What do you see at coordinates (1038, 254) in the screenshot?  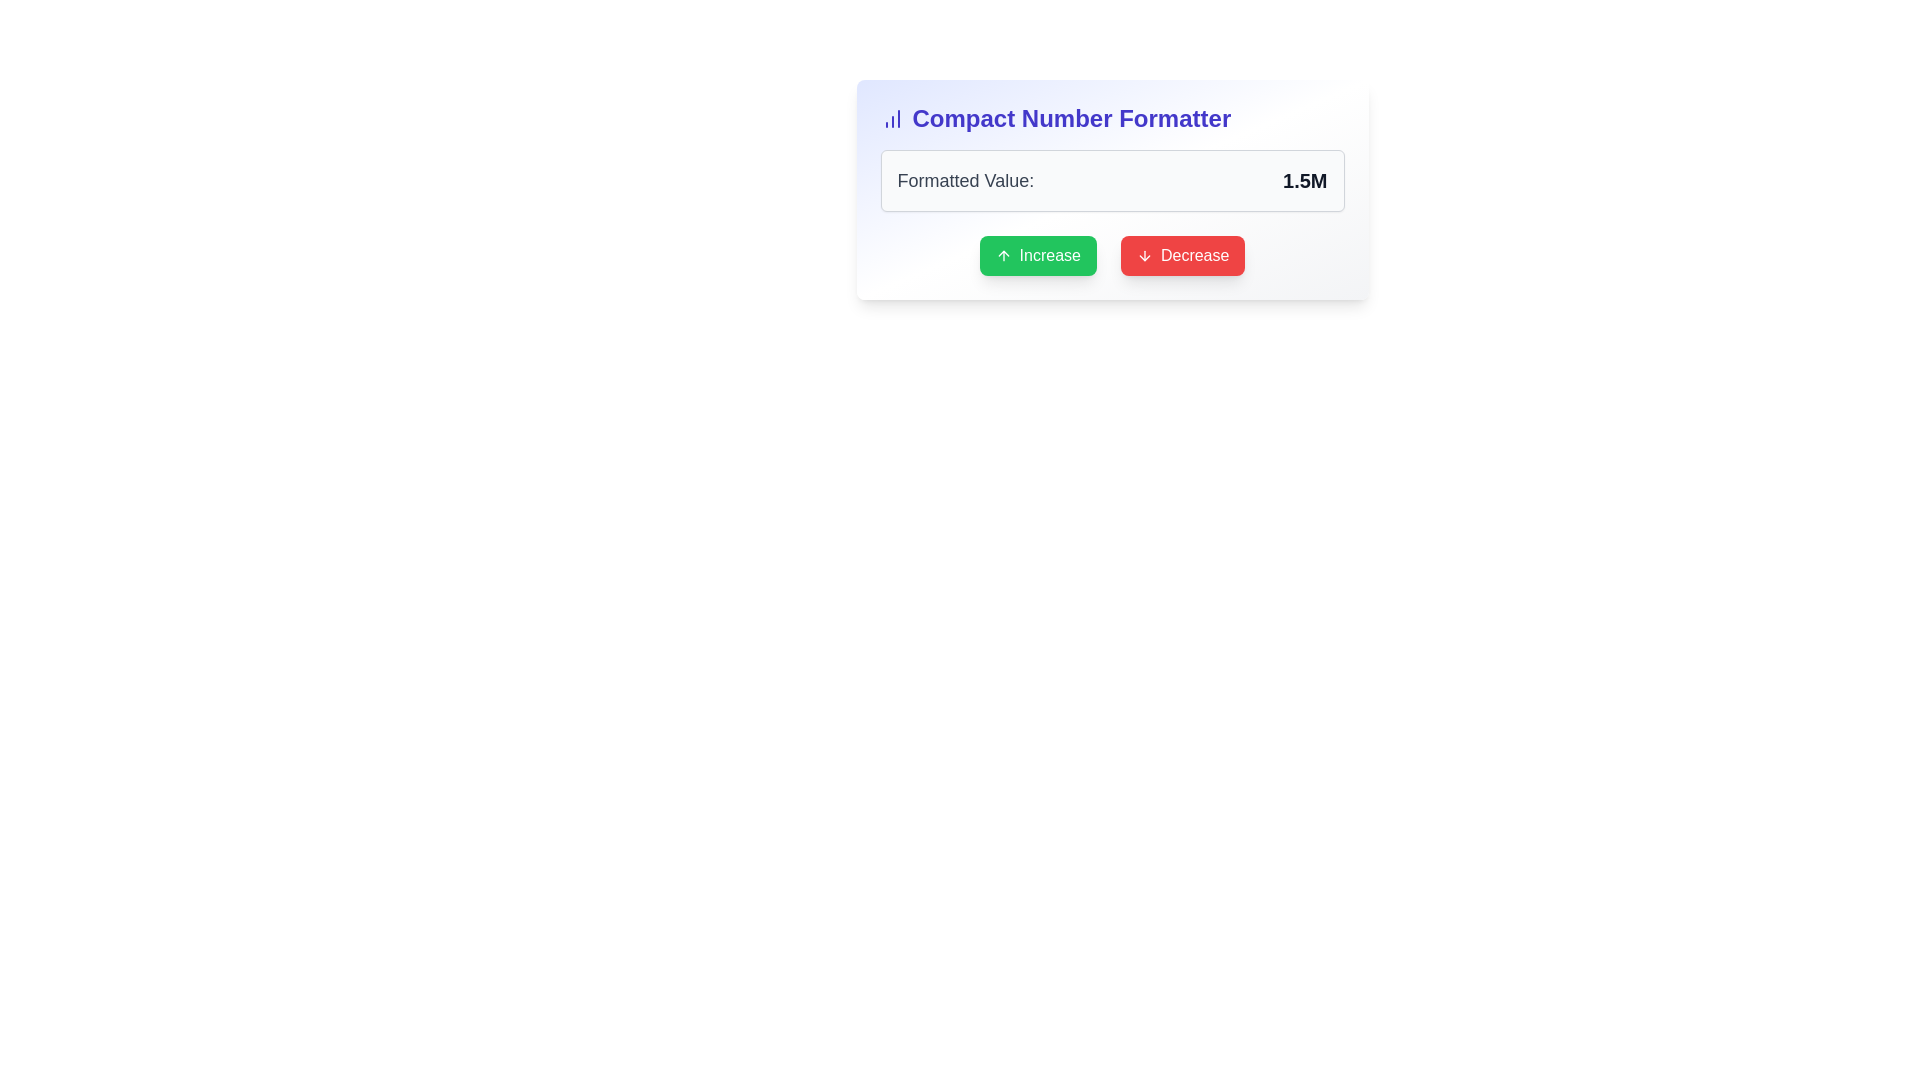 I see `the 'Increase' button with a green background and rounded corners, which is positioned to the left of the 'Decrease' button and below the 'Formatted Value' label` at bounding box center [1038, 254].